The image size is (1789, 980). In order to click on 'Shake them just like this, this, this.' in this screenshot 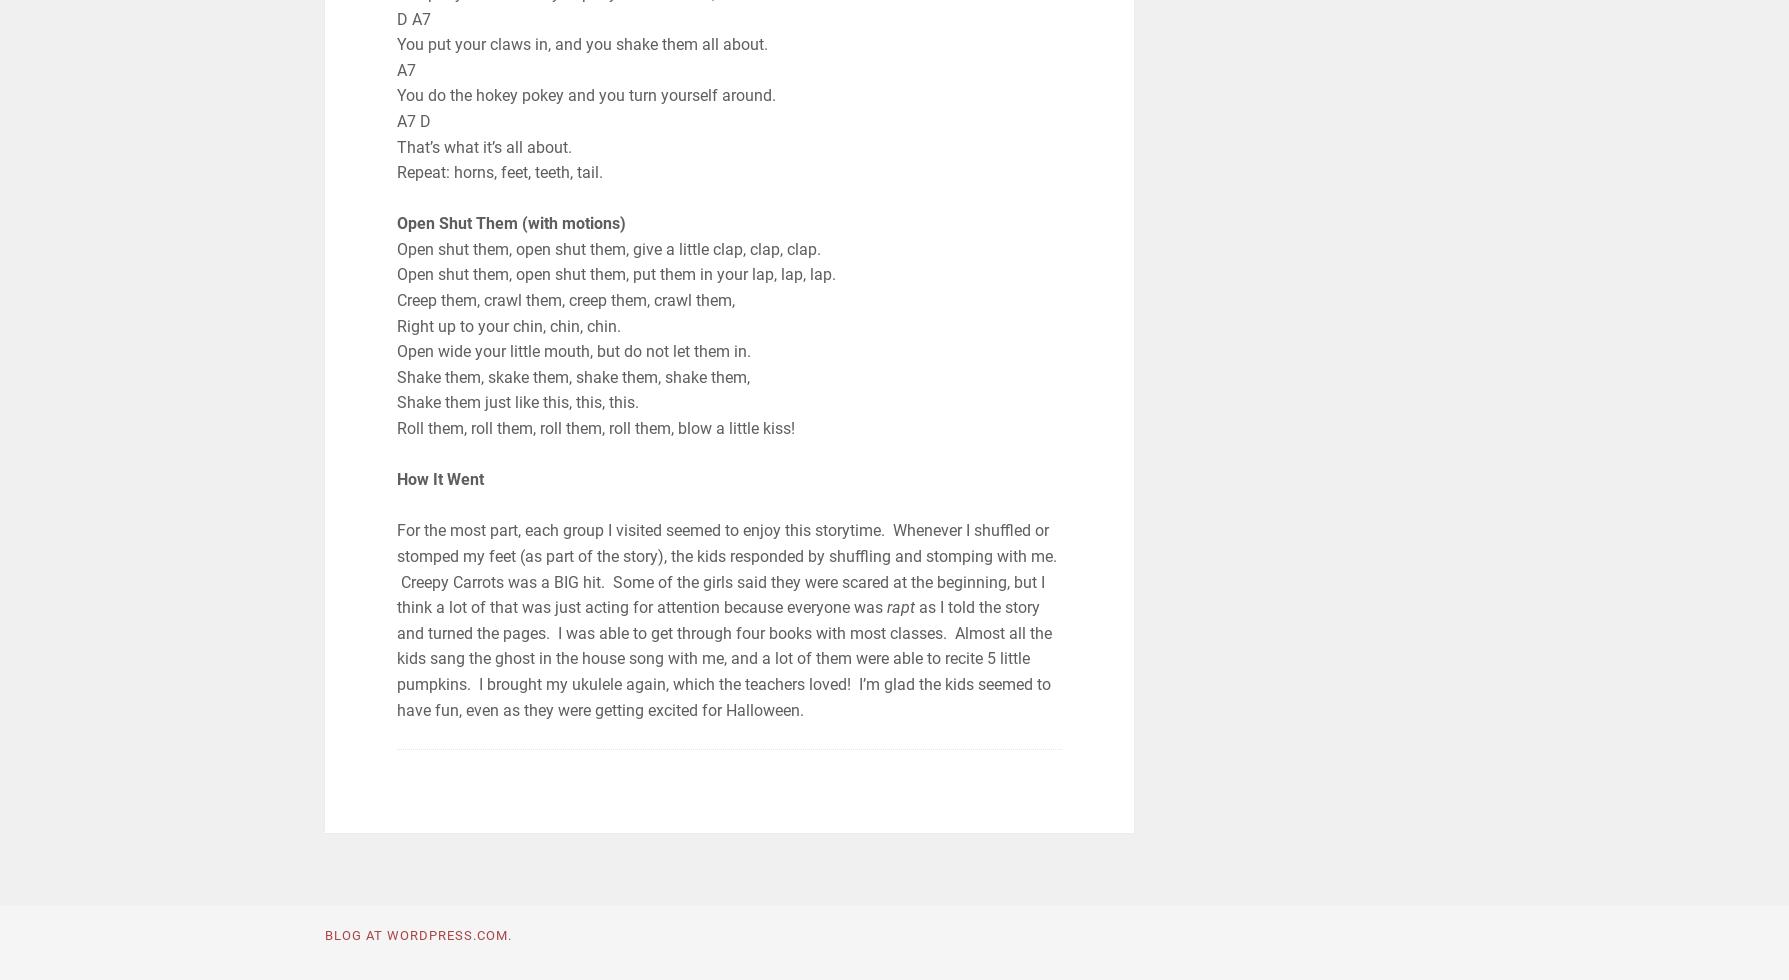, I will do `click(516, 402)`.